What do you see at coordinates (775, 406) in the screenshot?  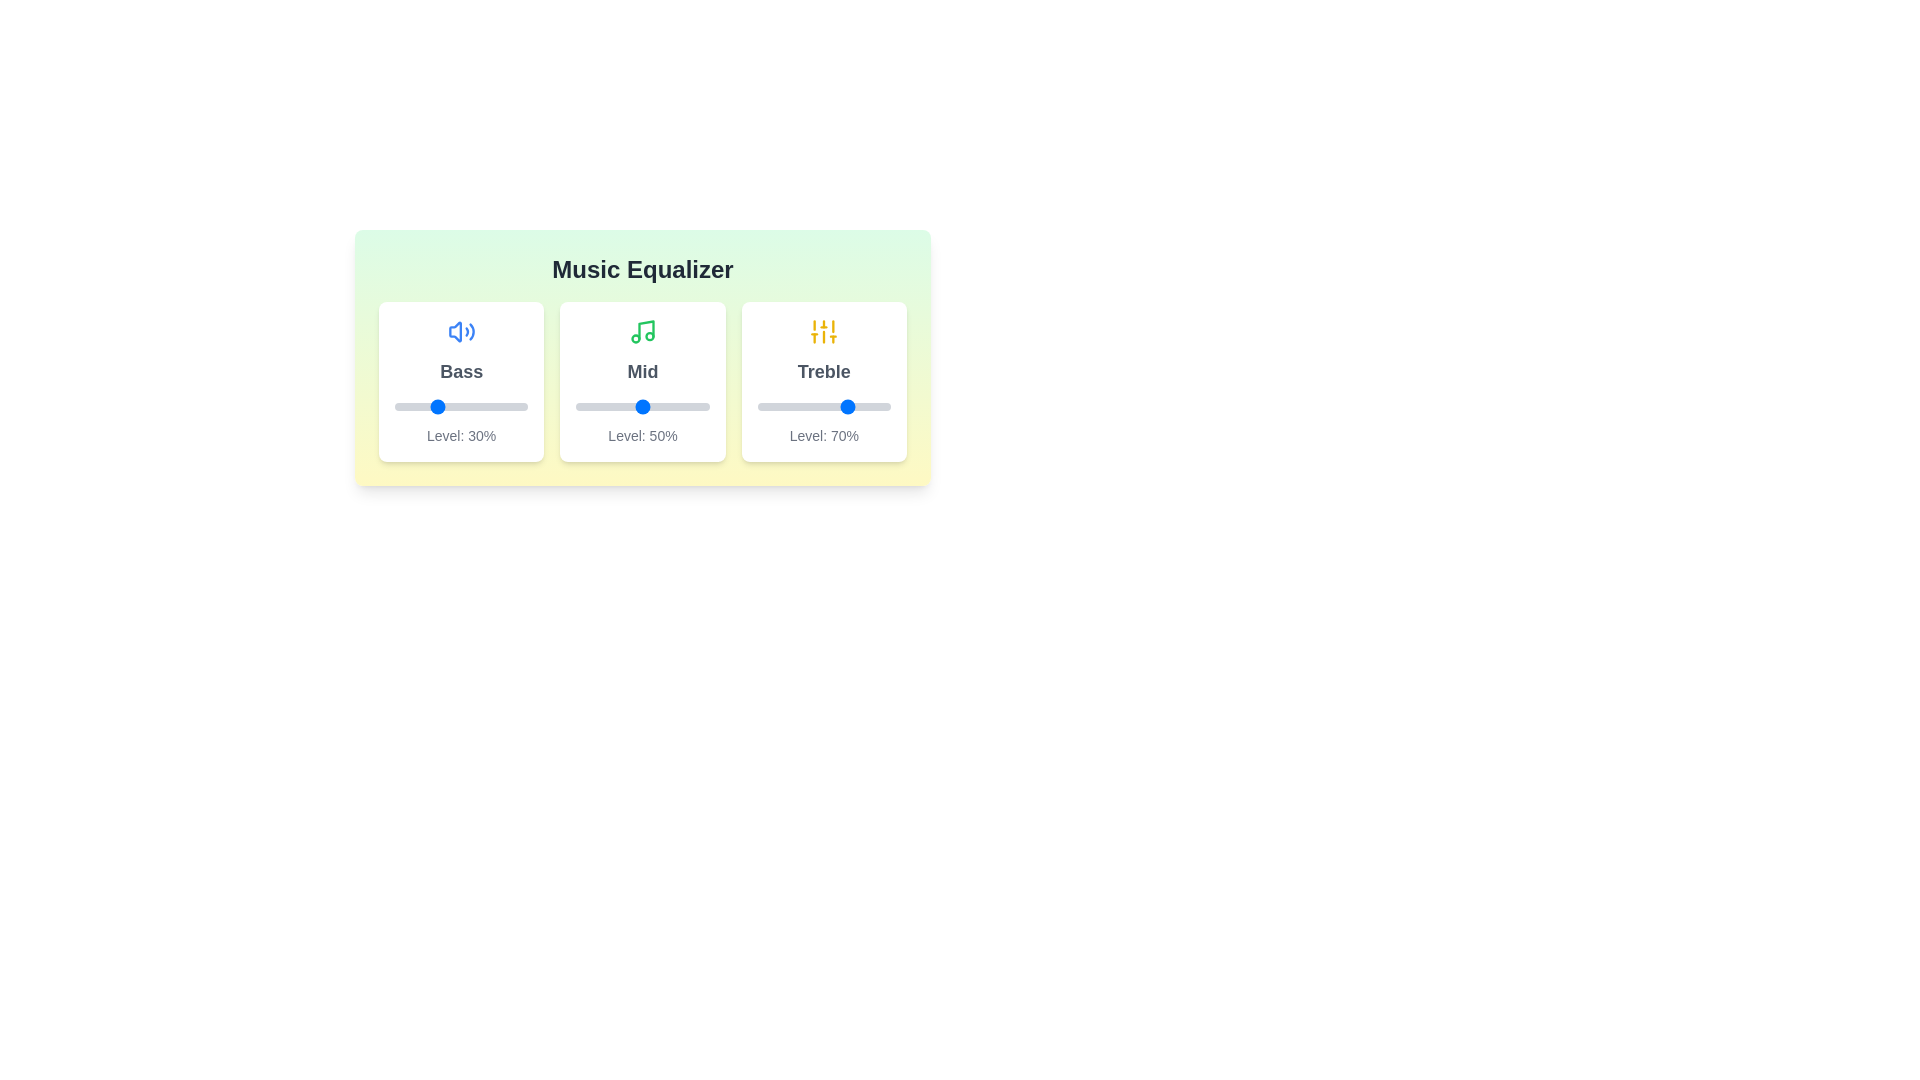 I see `the Treble slider to set its value to 14` at bounding box center [775, 406].